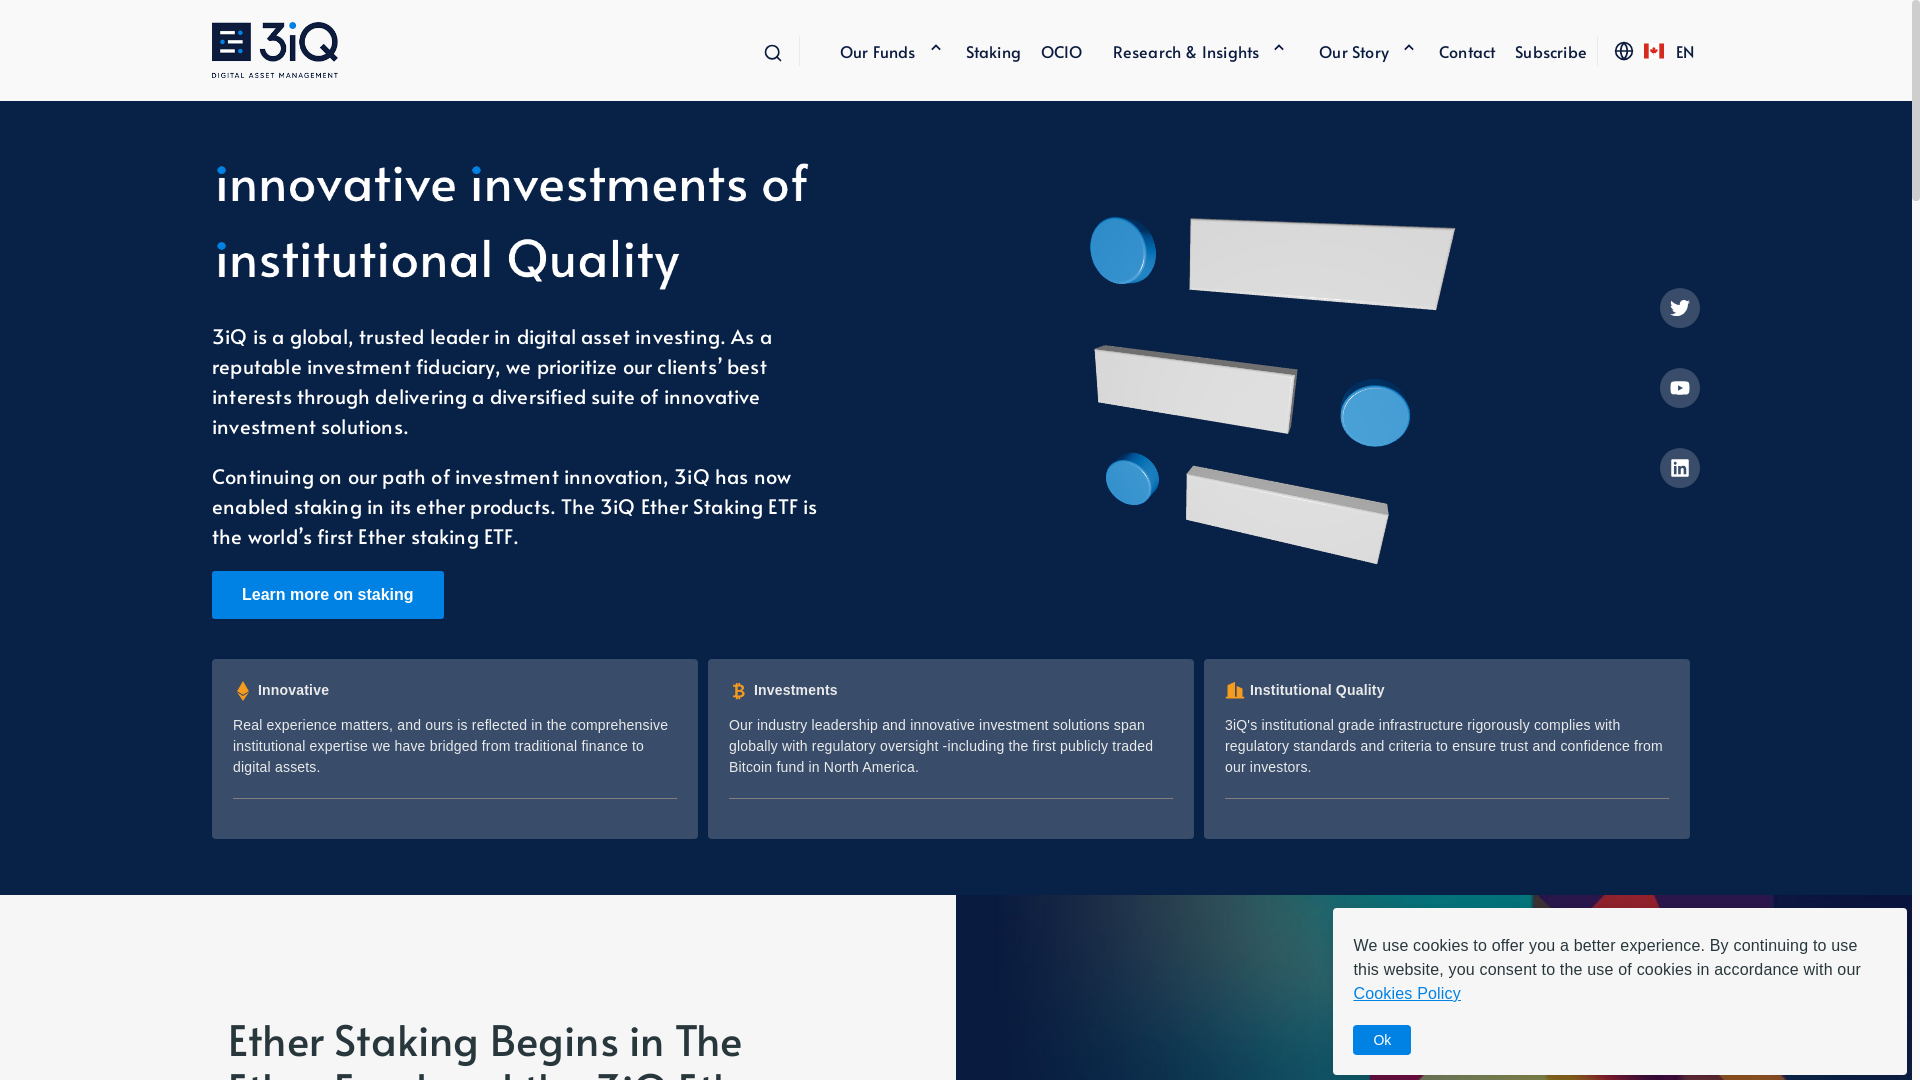  I want to click on 'Contact', so click(1457, 49).